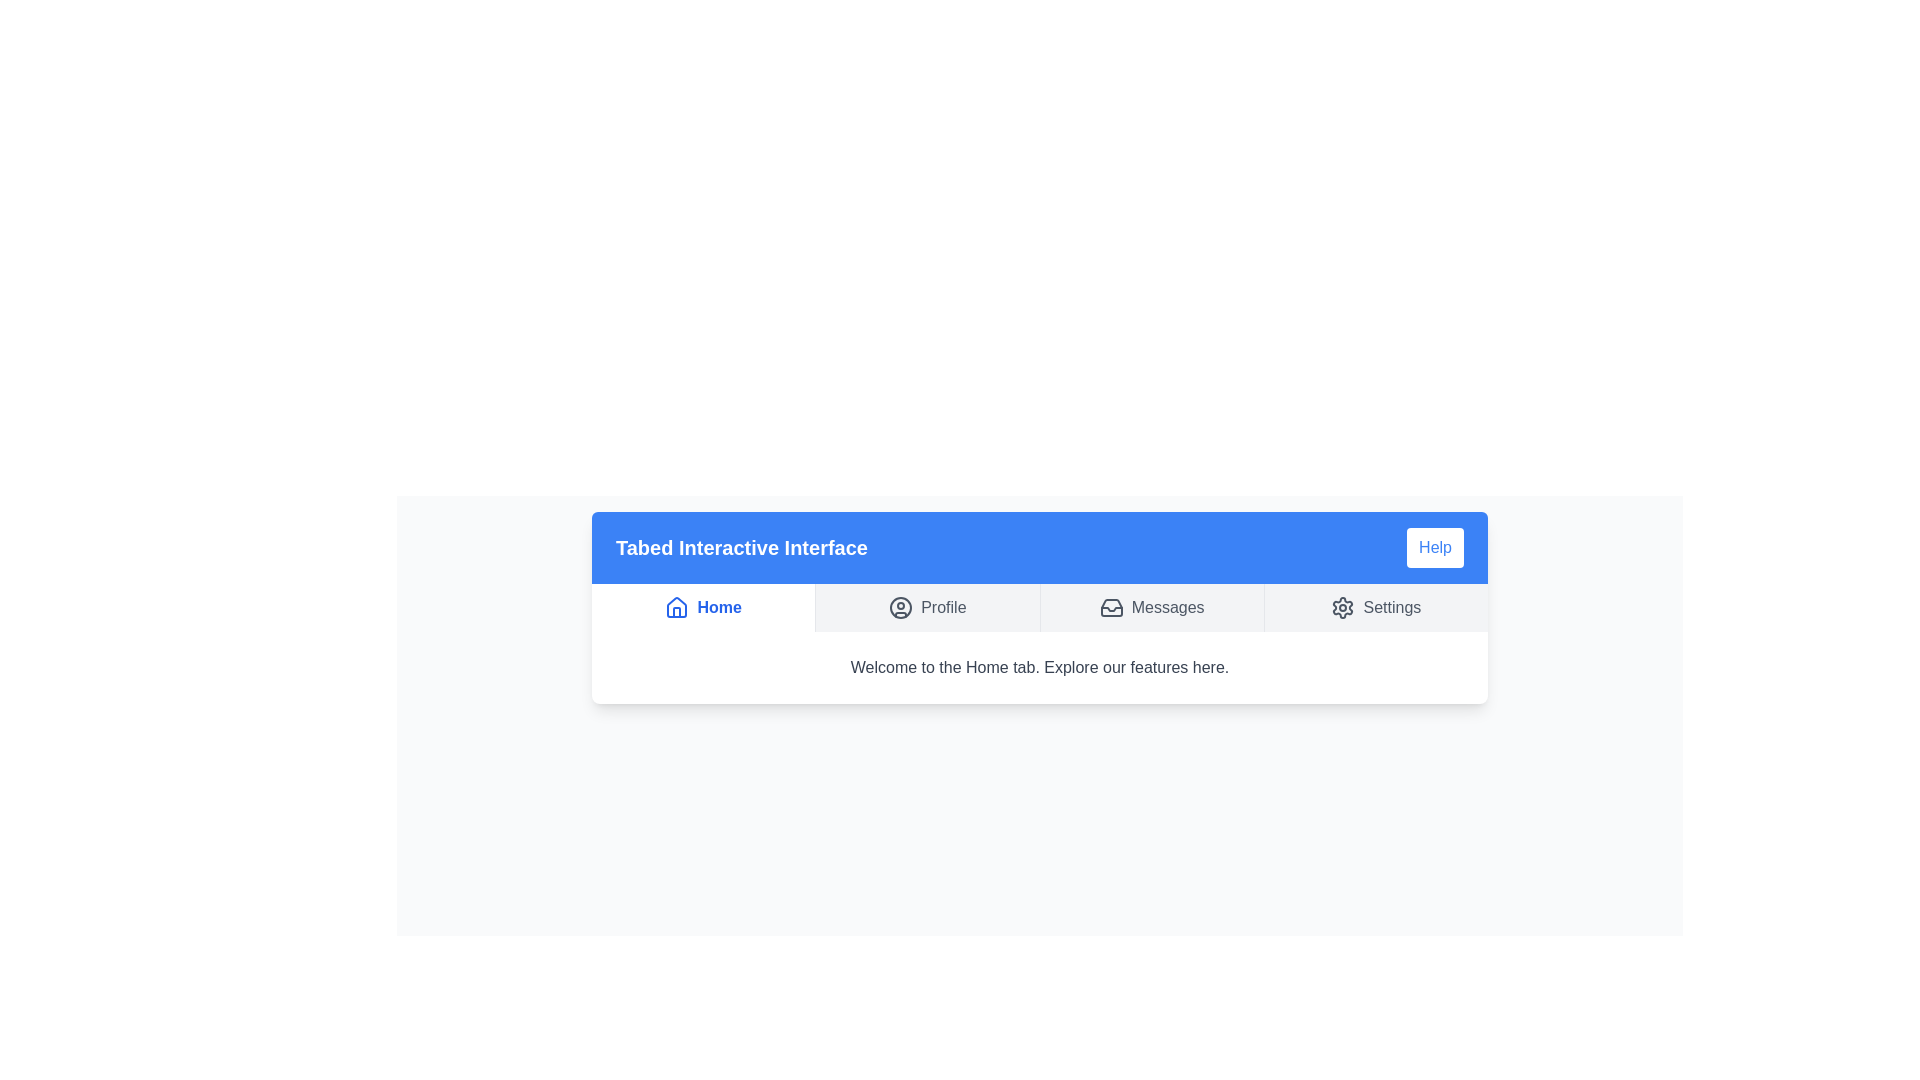  Describe the element at coordinates (1434, 547) in the screenshot. I see `the 'Help' button, which is a rectangular button with blue text on a white background, located at the far-right end of the blue bar at the top of the interface` at that location.